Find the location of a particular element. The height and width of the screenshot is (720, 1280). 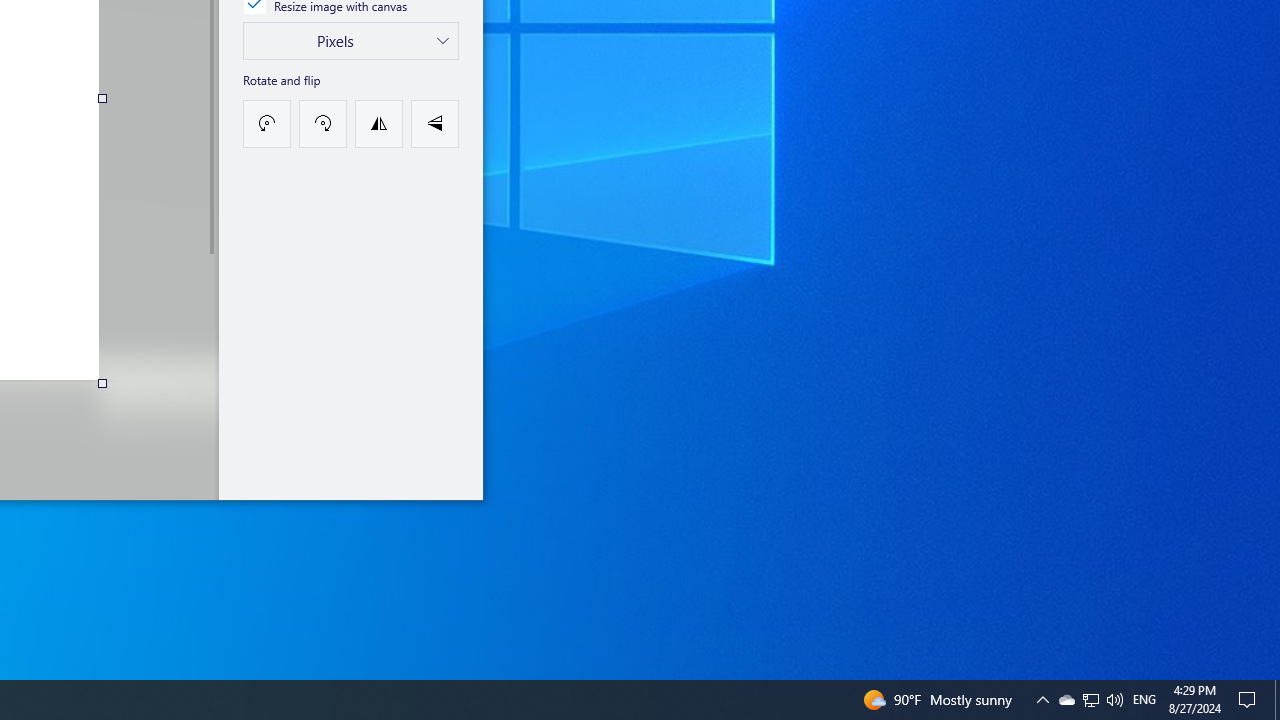

'User Promoted Notification Area' is located at coordinates (1113, 698).